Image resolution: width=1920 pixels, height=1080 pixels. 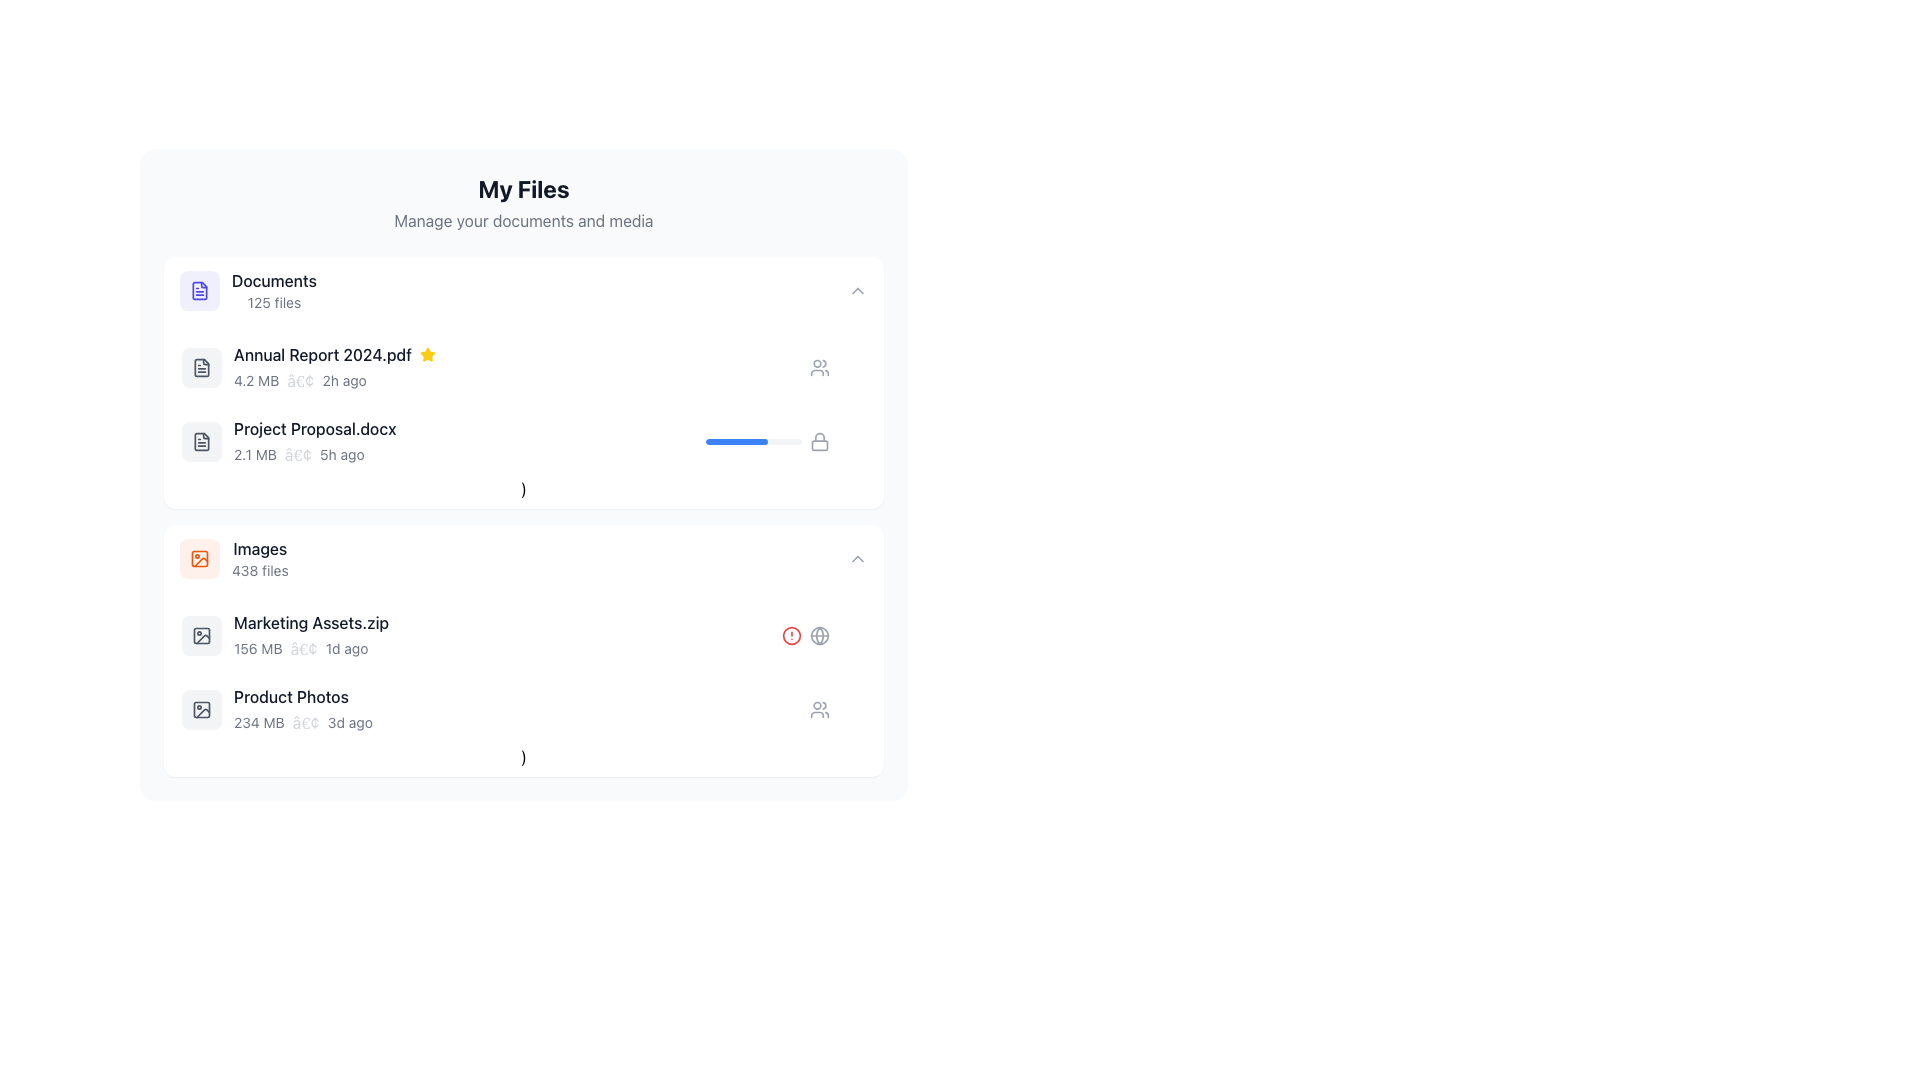 I want to click on the 'Marketing Assets.zip' file entry, which is the second item in the 'Images' section, so click(x=481, y=636).